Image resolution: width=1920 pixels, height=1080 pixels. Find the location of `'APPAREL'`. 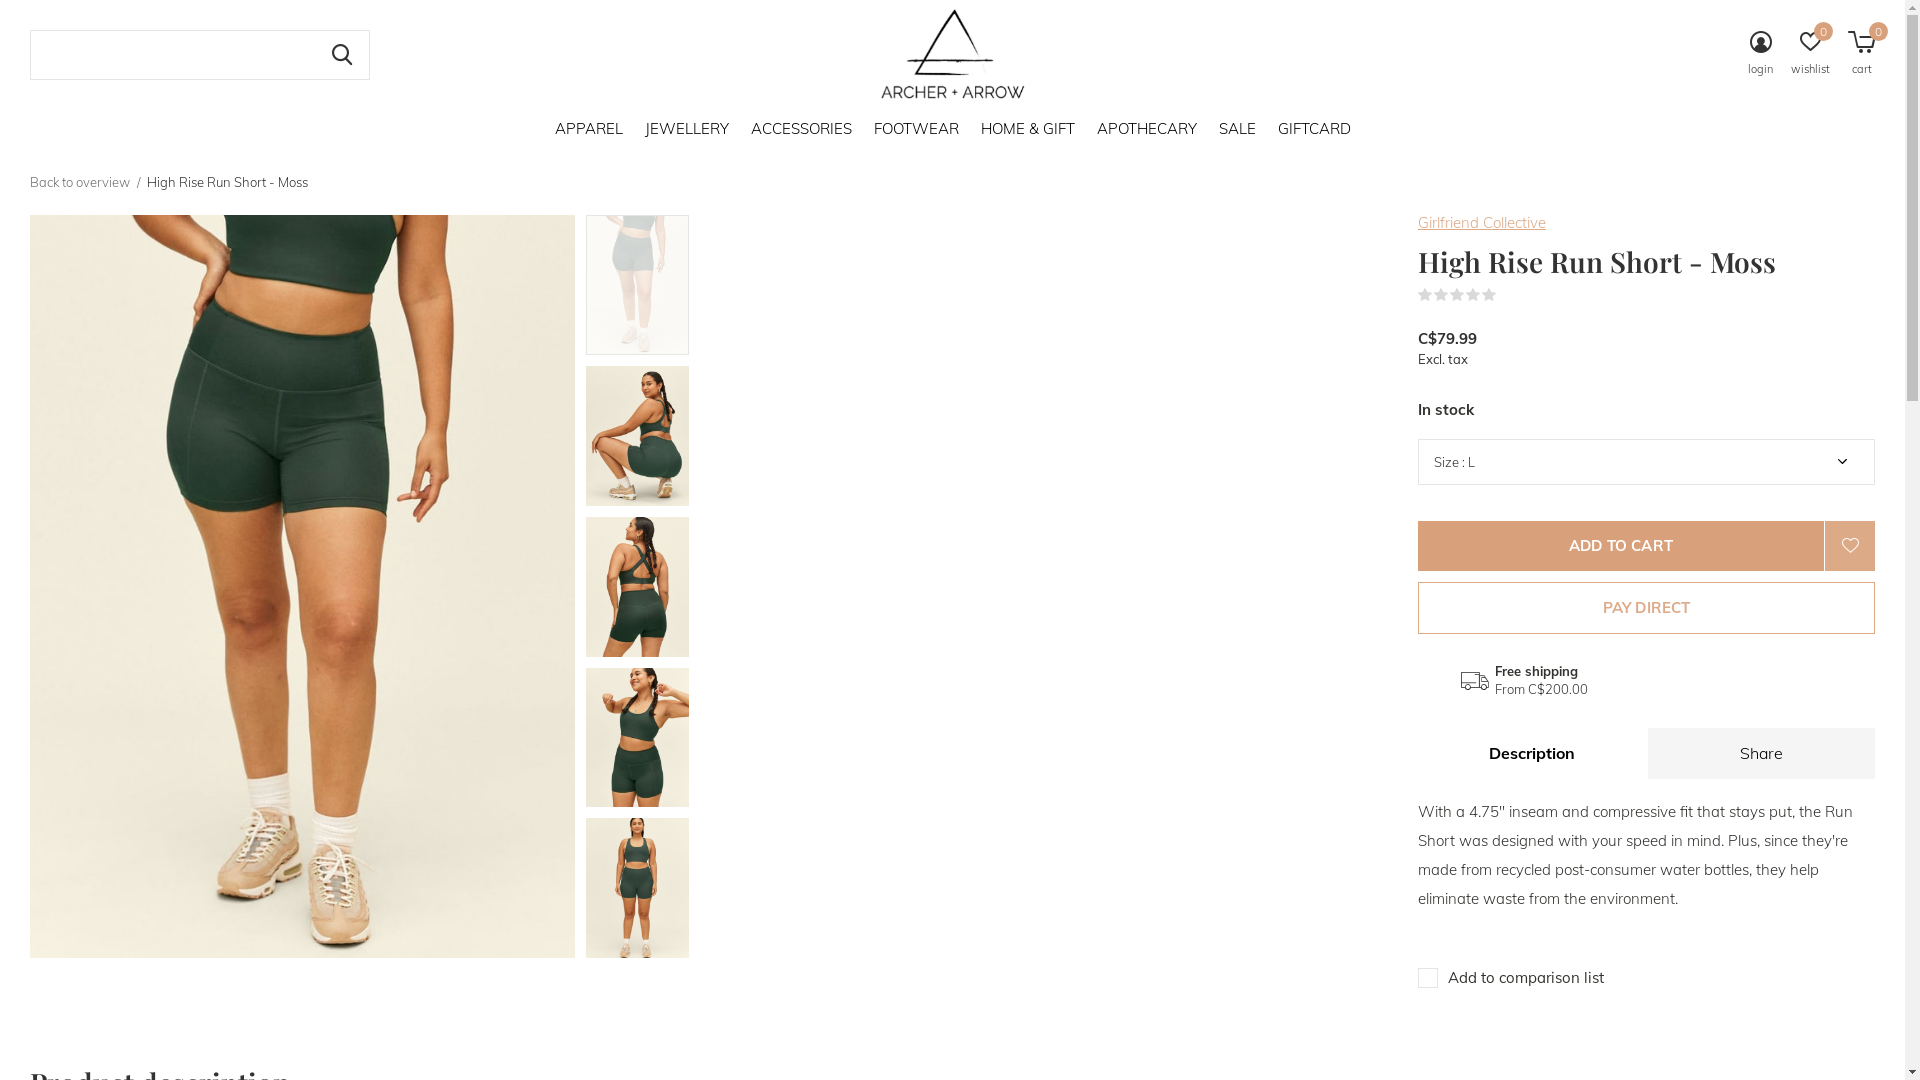

'APPAREL' is located at coordinates (587, 127).